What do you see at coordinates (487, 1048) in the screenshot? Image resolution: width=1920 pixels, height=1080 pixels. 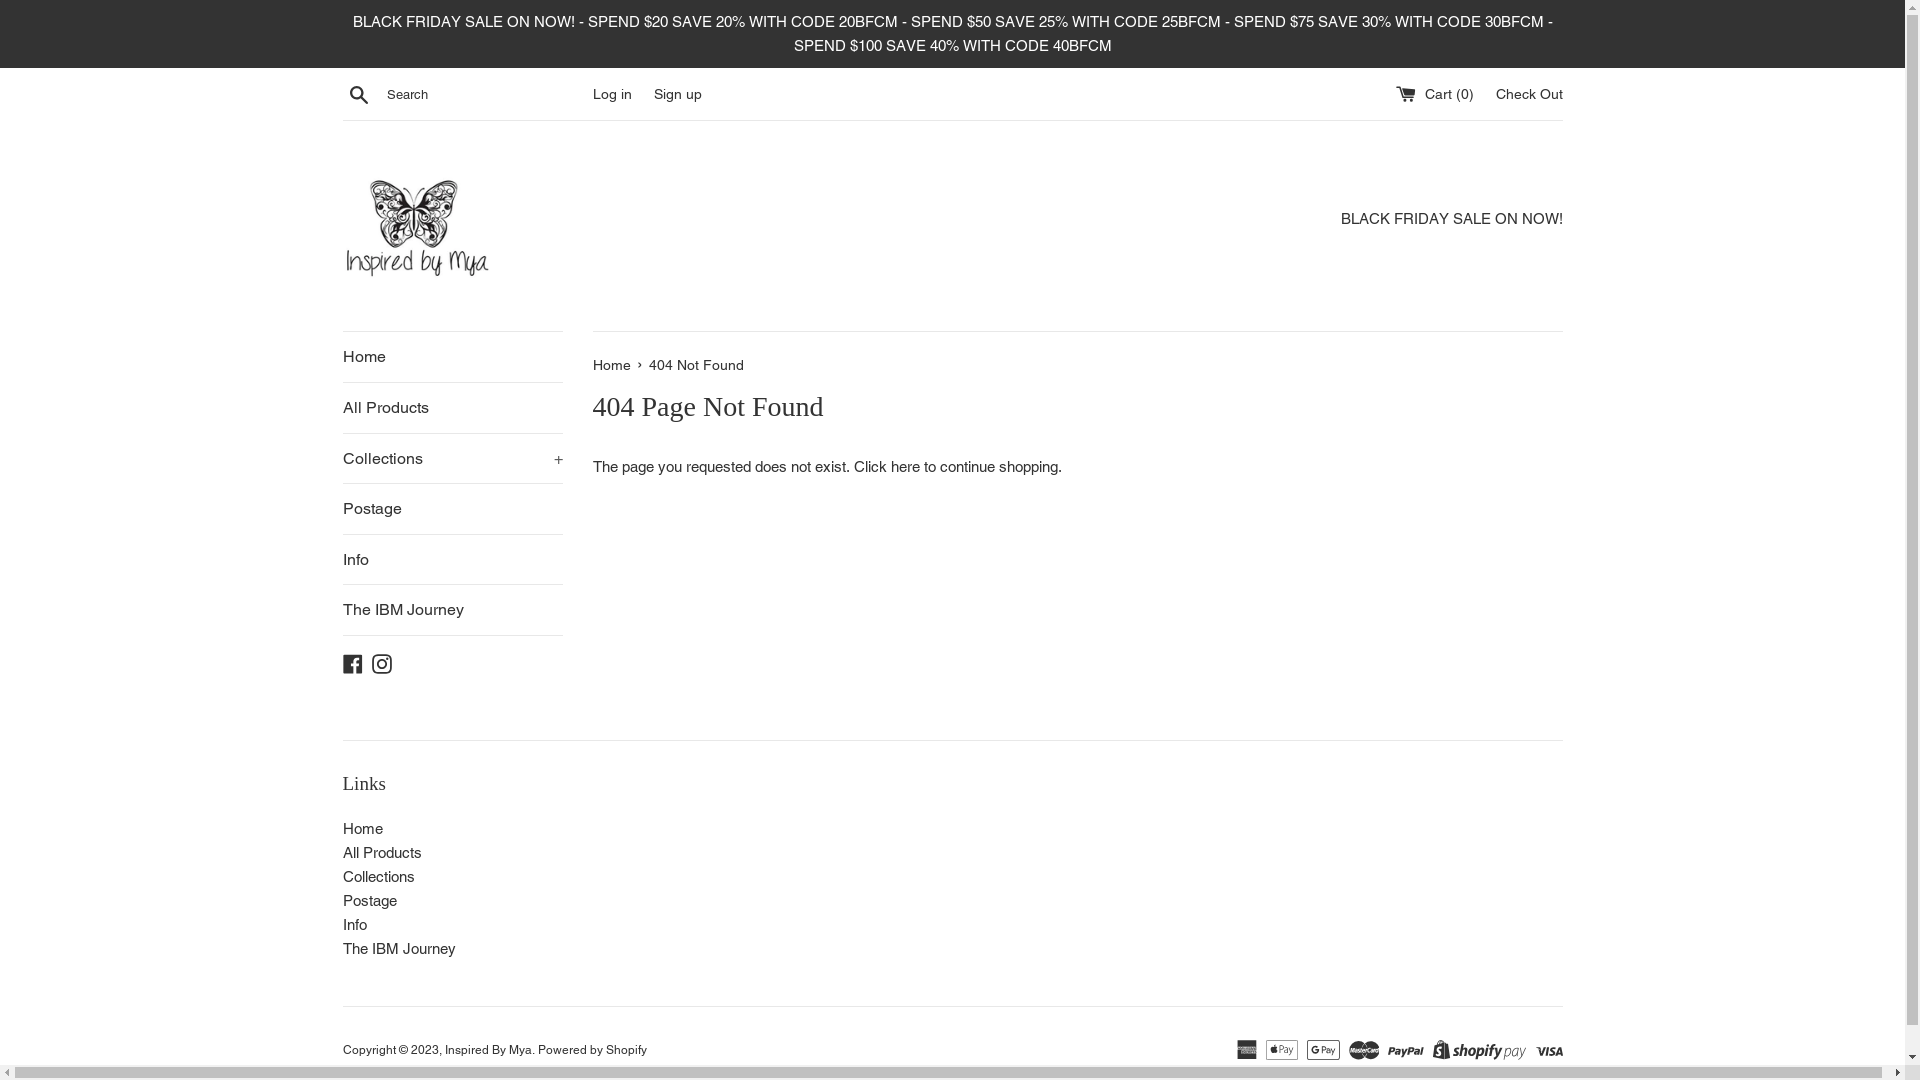 I see `'Inspired By Mya'` at bounding box center [487, 1048].